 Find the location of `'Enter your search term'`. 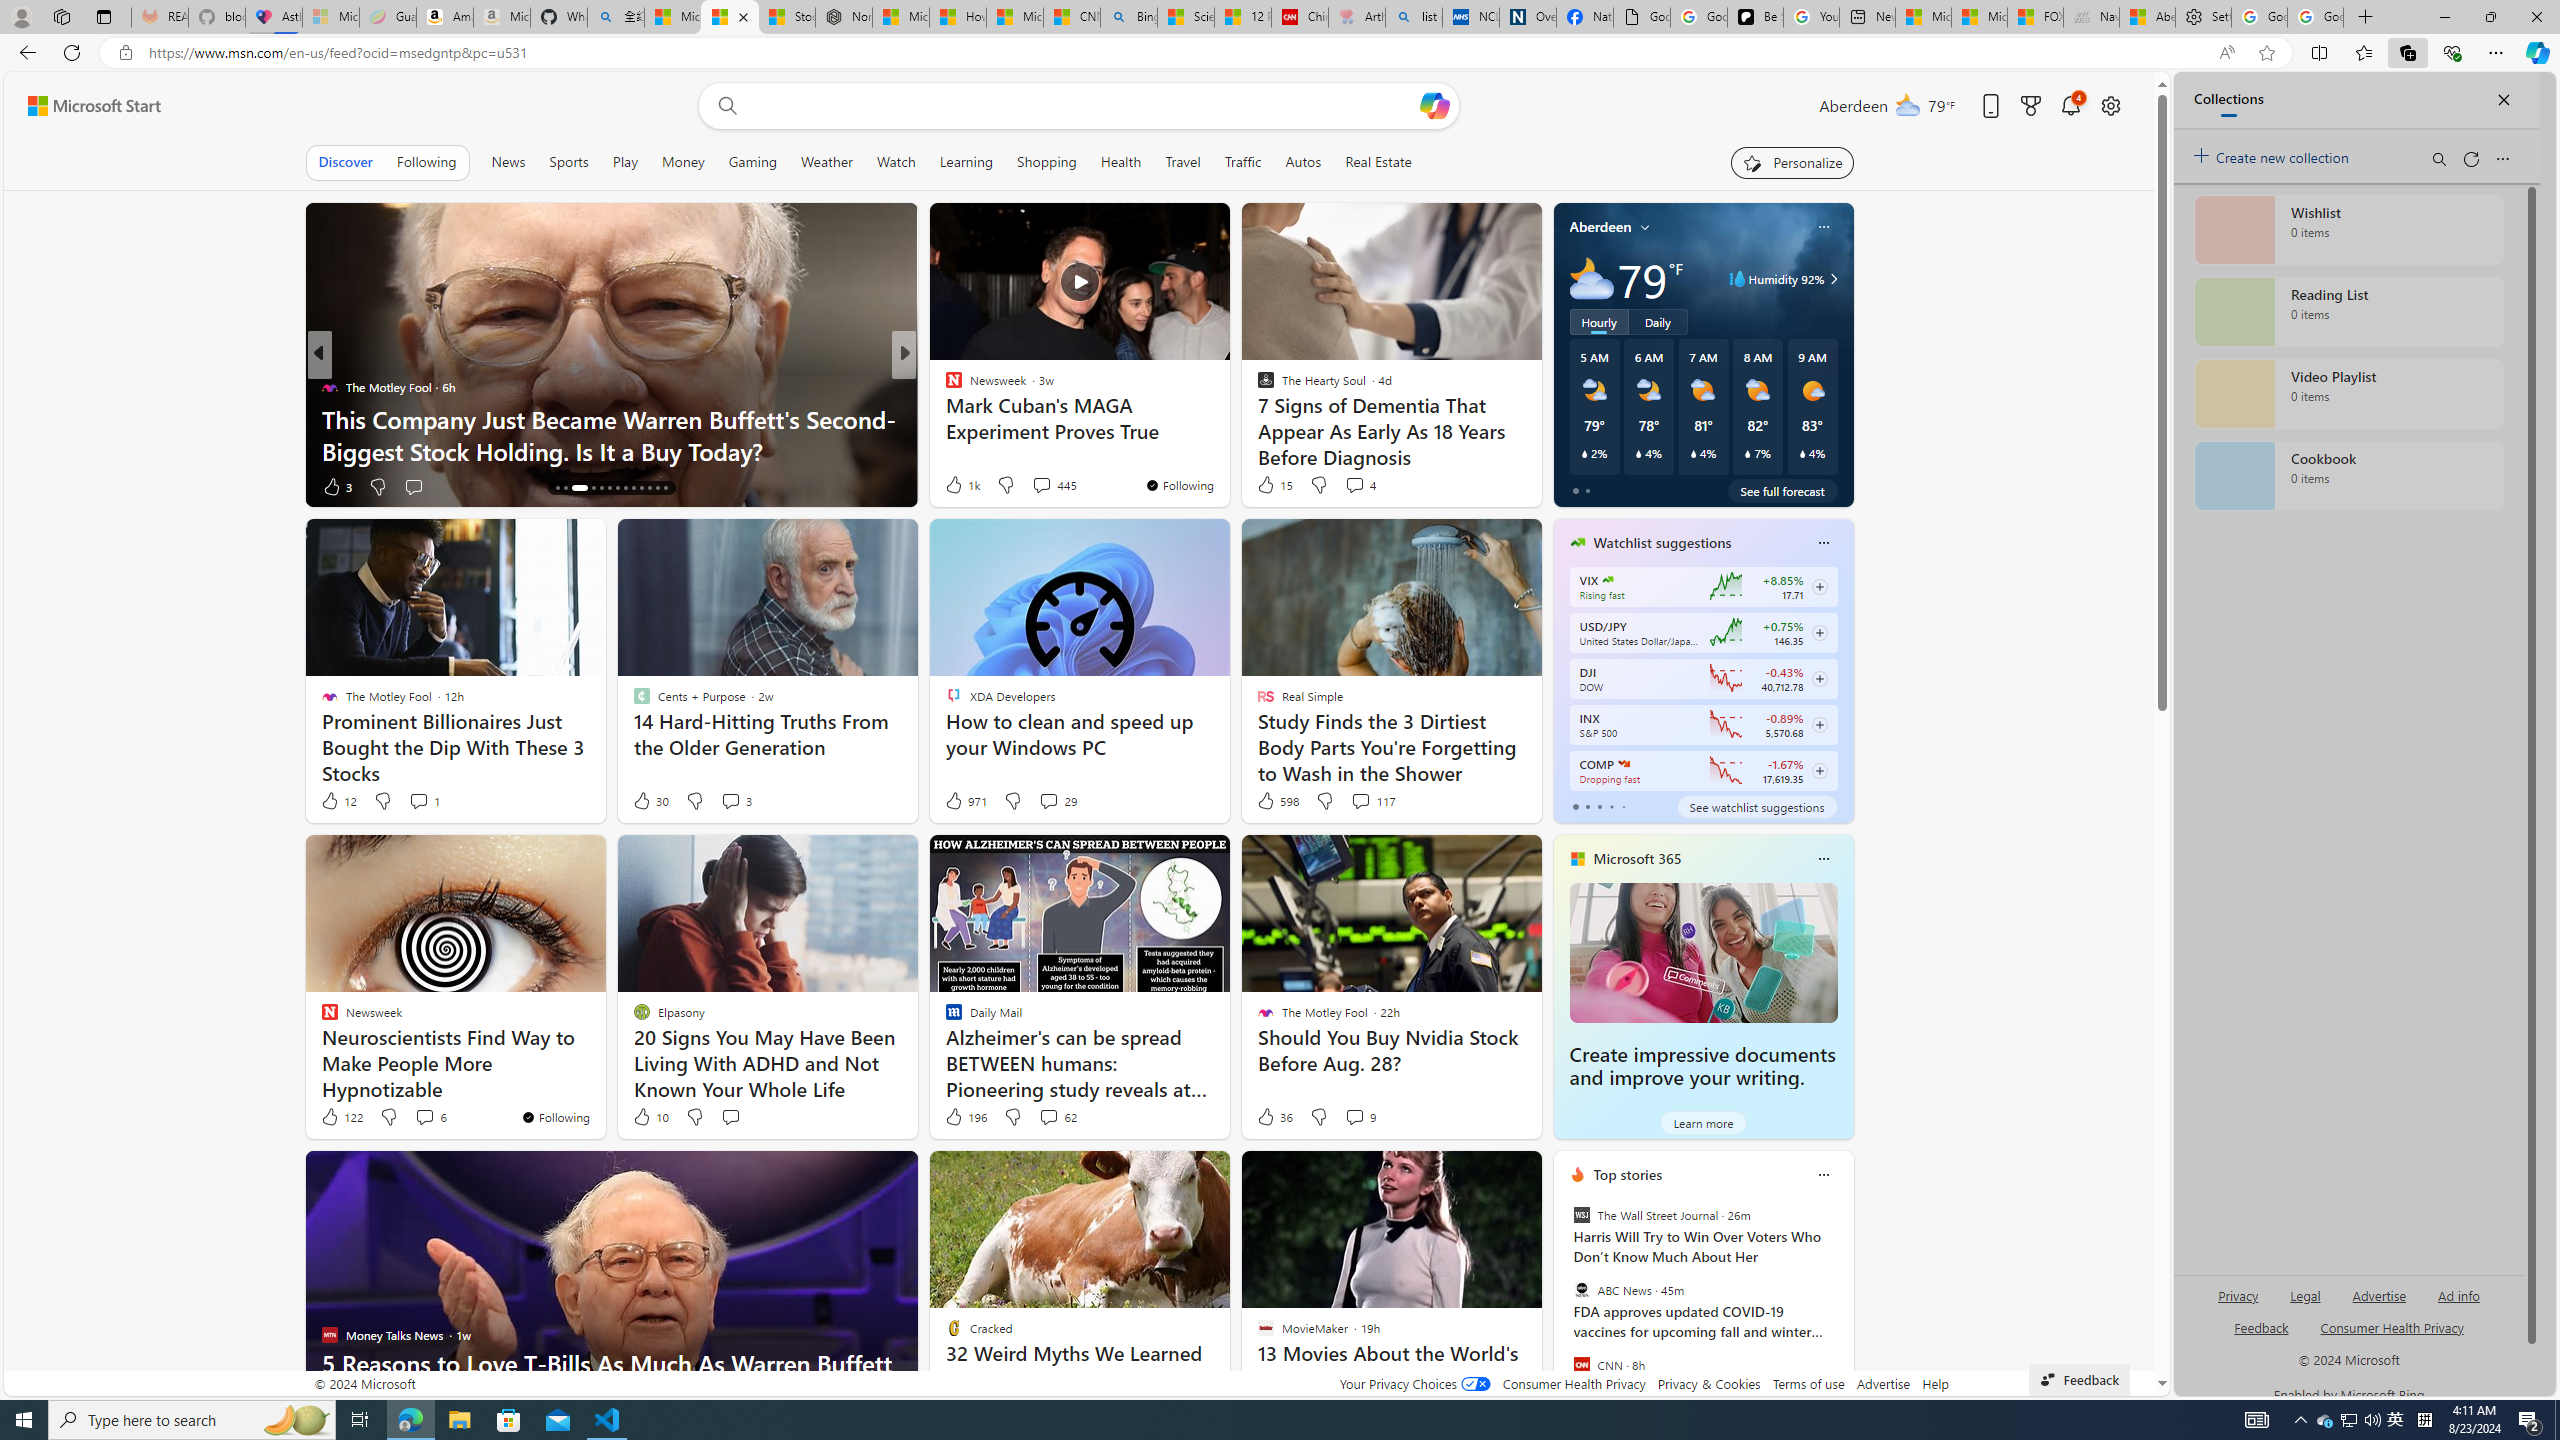

'Enter your search term' is located at coordinates (1084, 104).